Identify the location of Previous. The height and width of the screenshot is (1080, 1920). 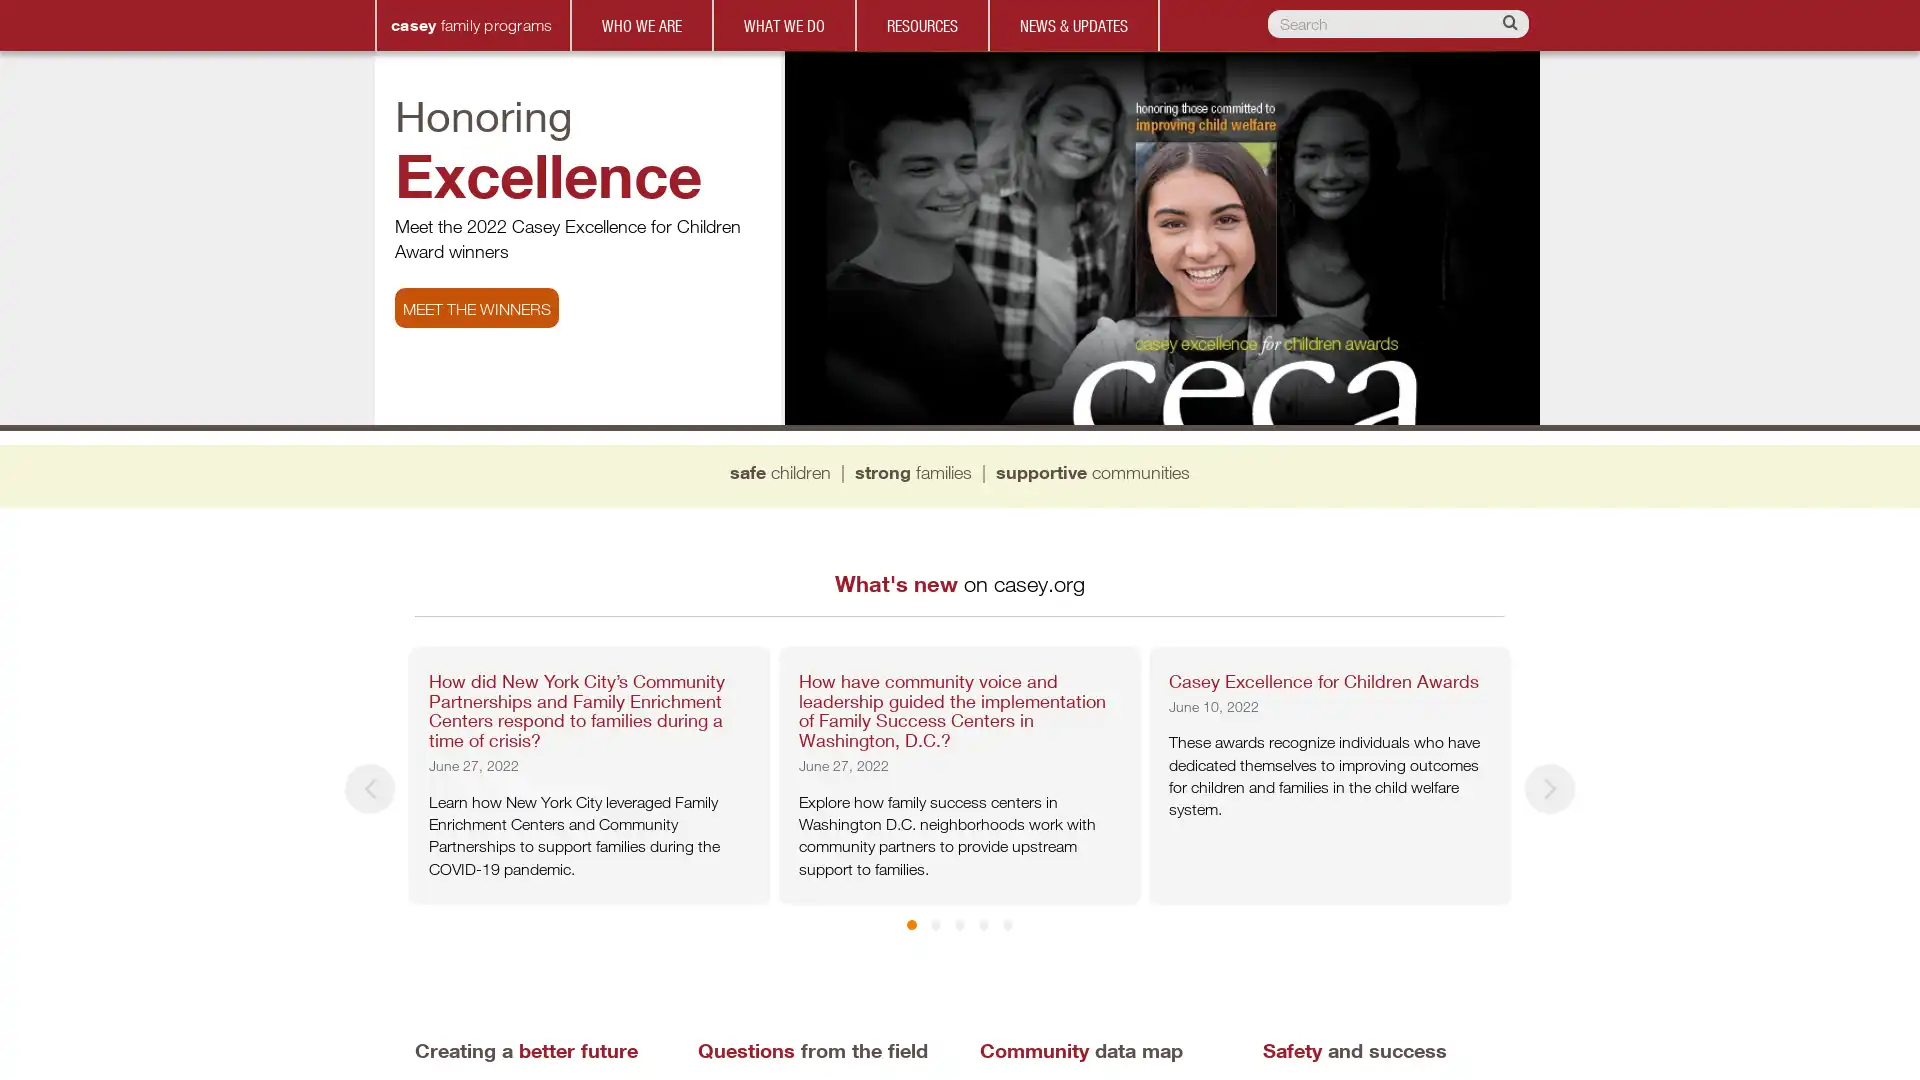
(369, 788).